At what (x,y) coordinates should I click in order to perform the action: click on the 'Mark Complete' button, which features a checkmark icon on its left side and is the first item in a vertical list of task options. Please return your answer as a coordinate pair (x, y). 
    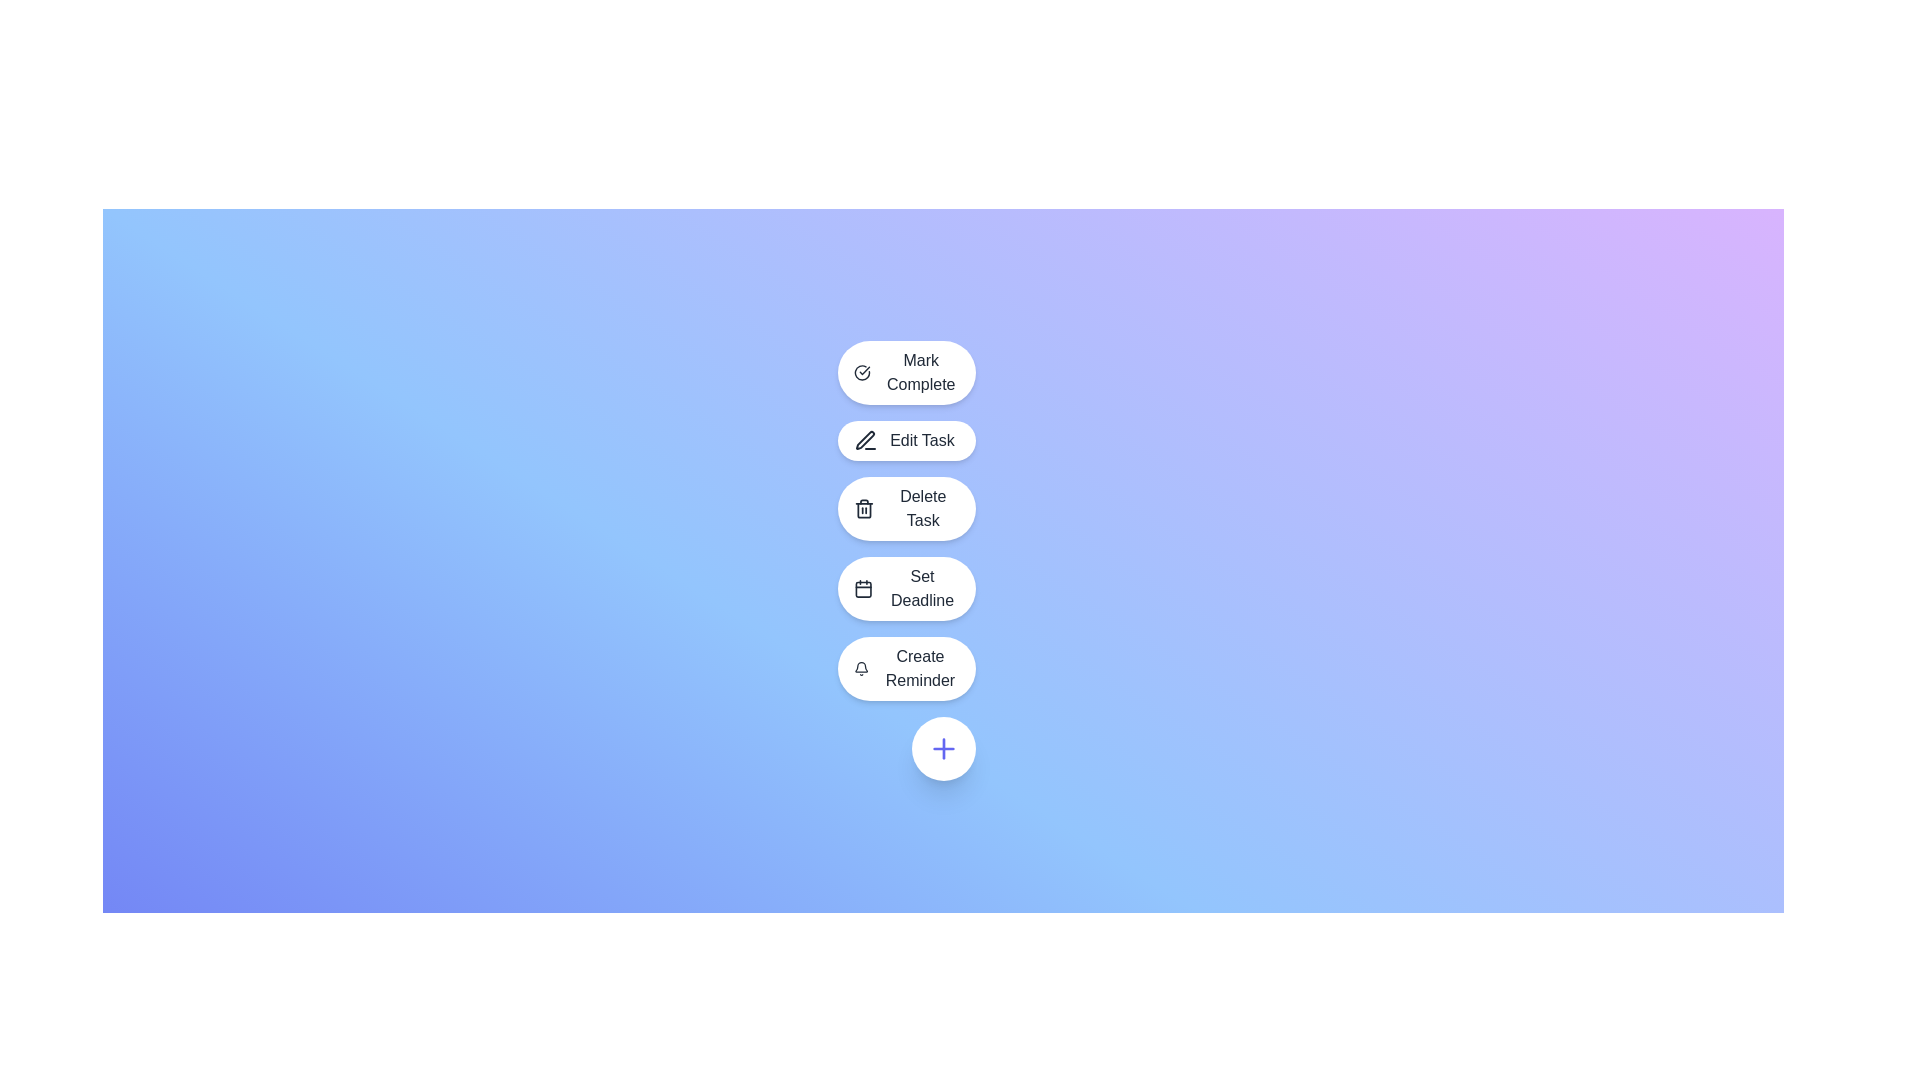
    Looking at the image, I should click on (905, 373).